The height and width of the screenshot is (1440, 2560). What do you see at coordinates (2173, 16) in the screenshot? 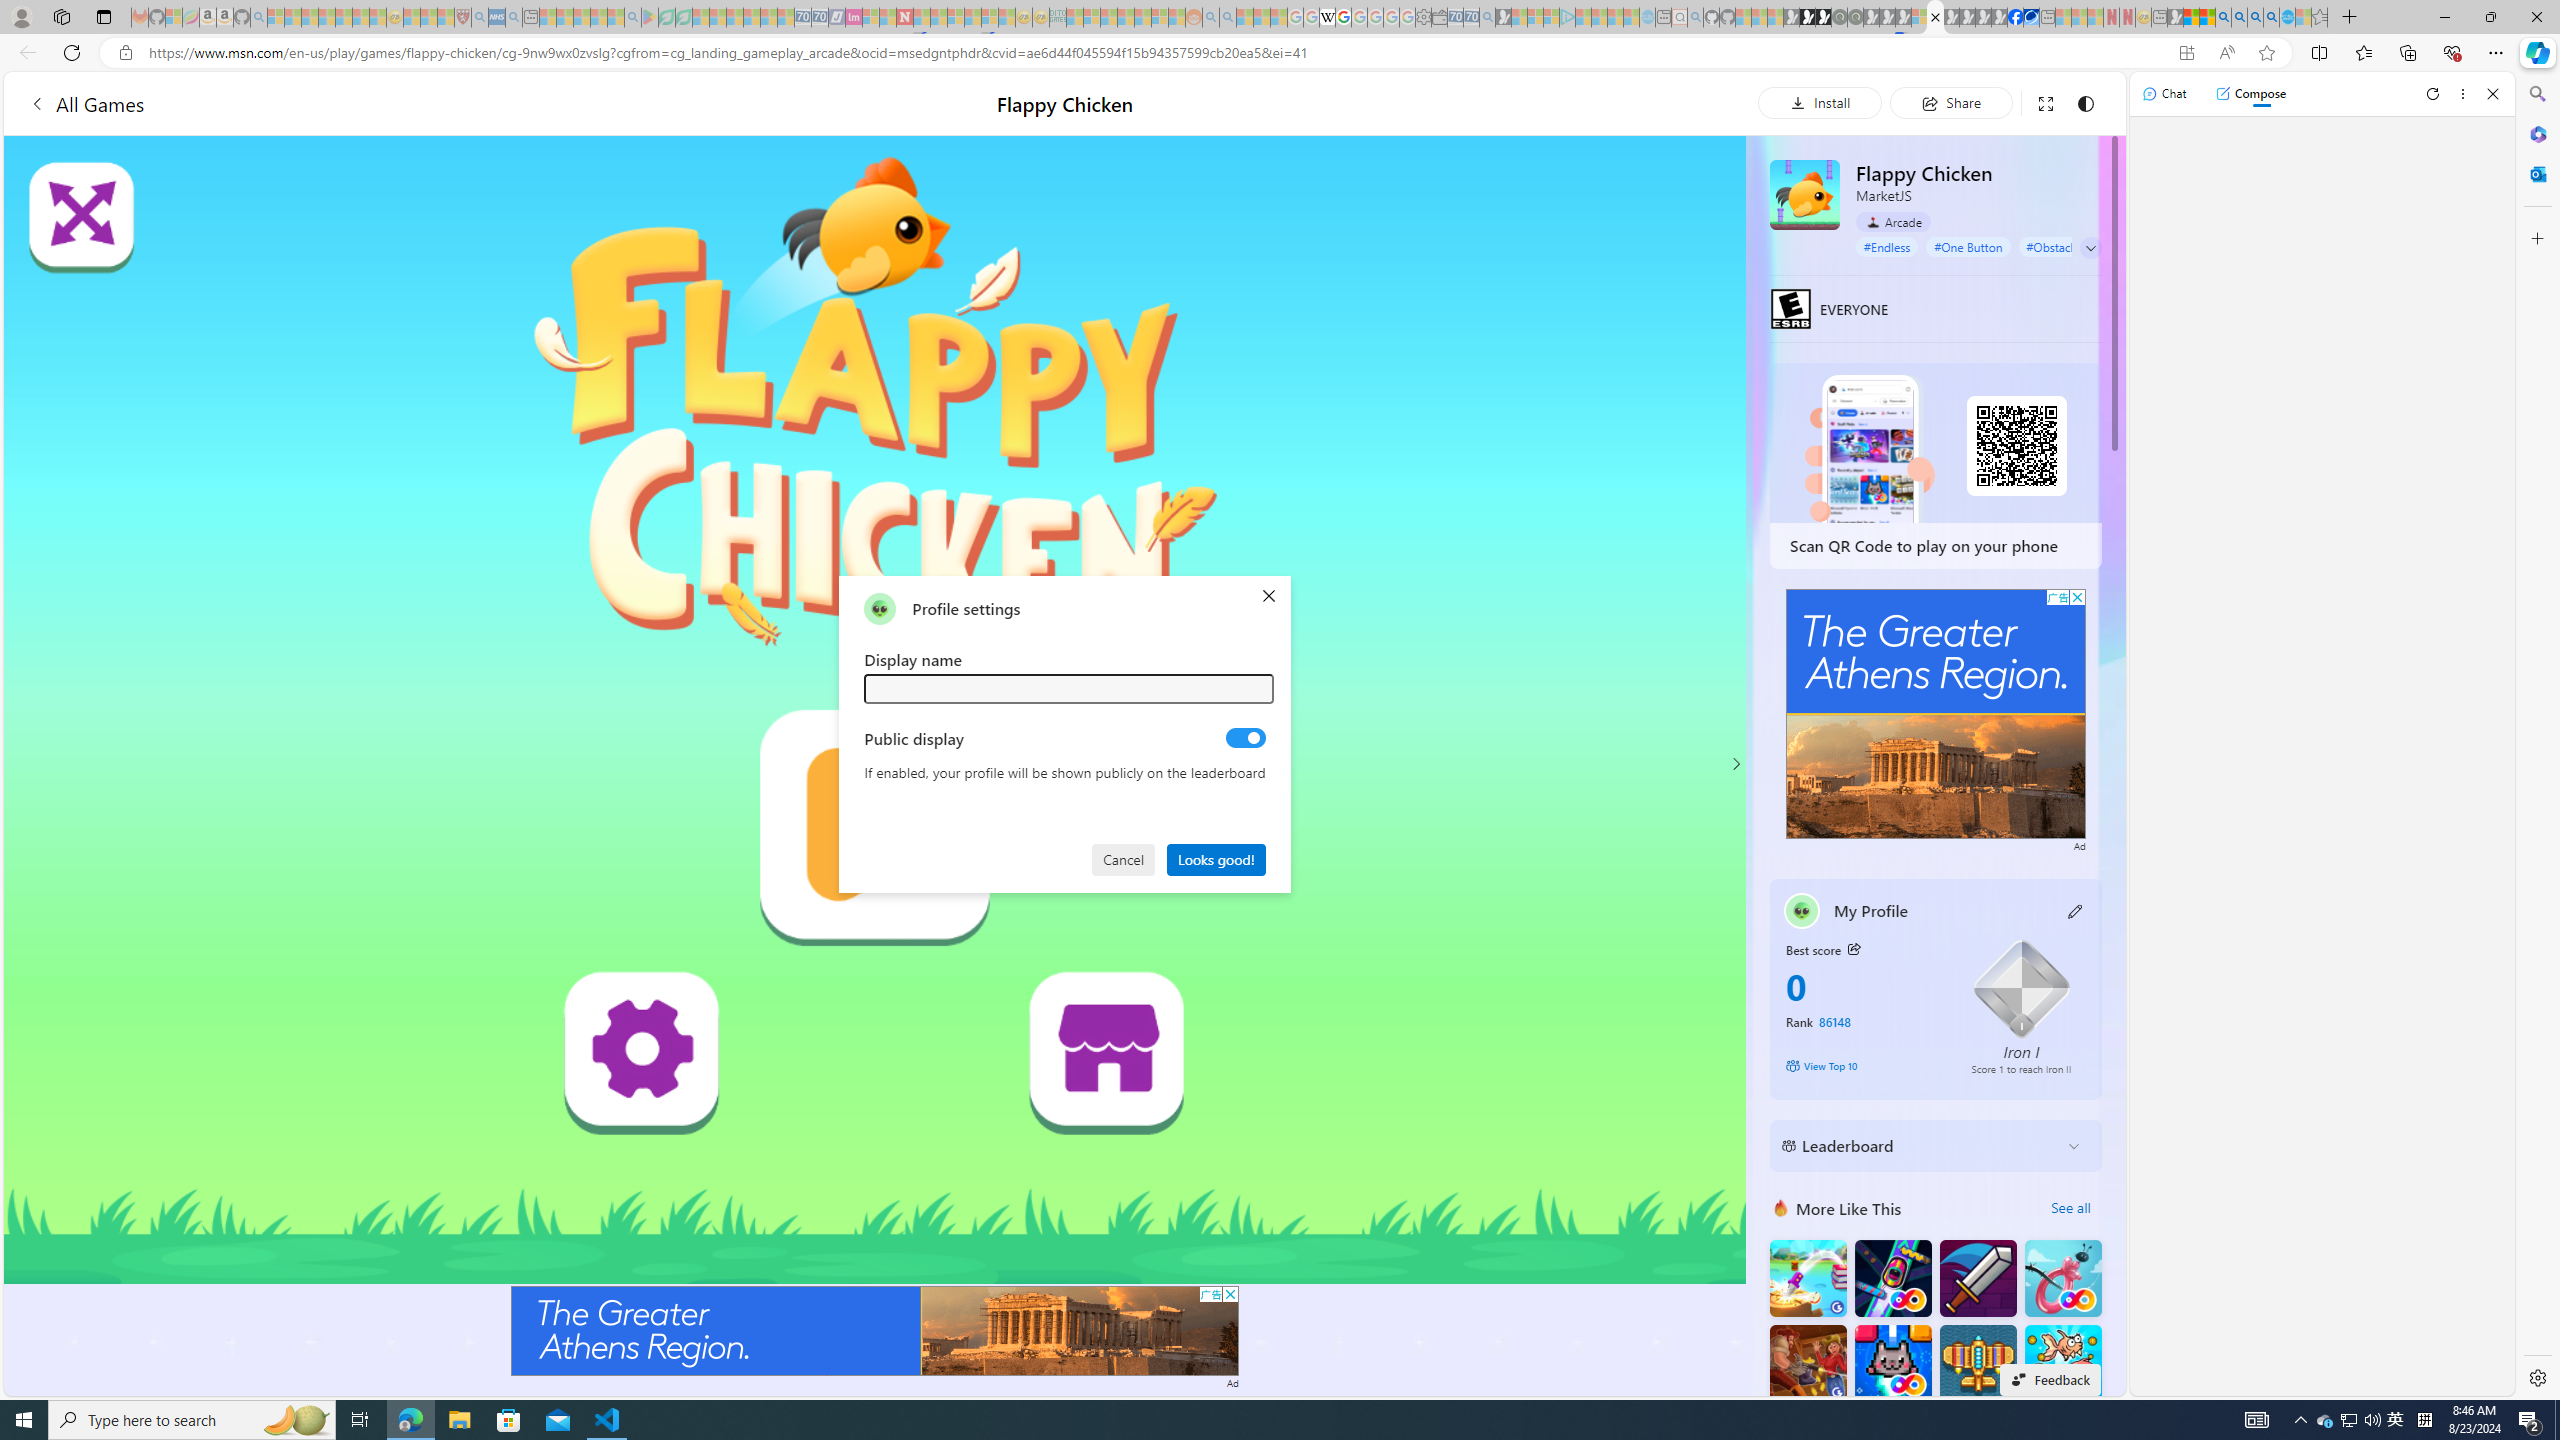
I see `'MSN - Sleeping'` at bounding box center [2173, 16].